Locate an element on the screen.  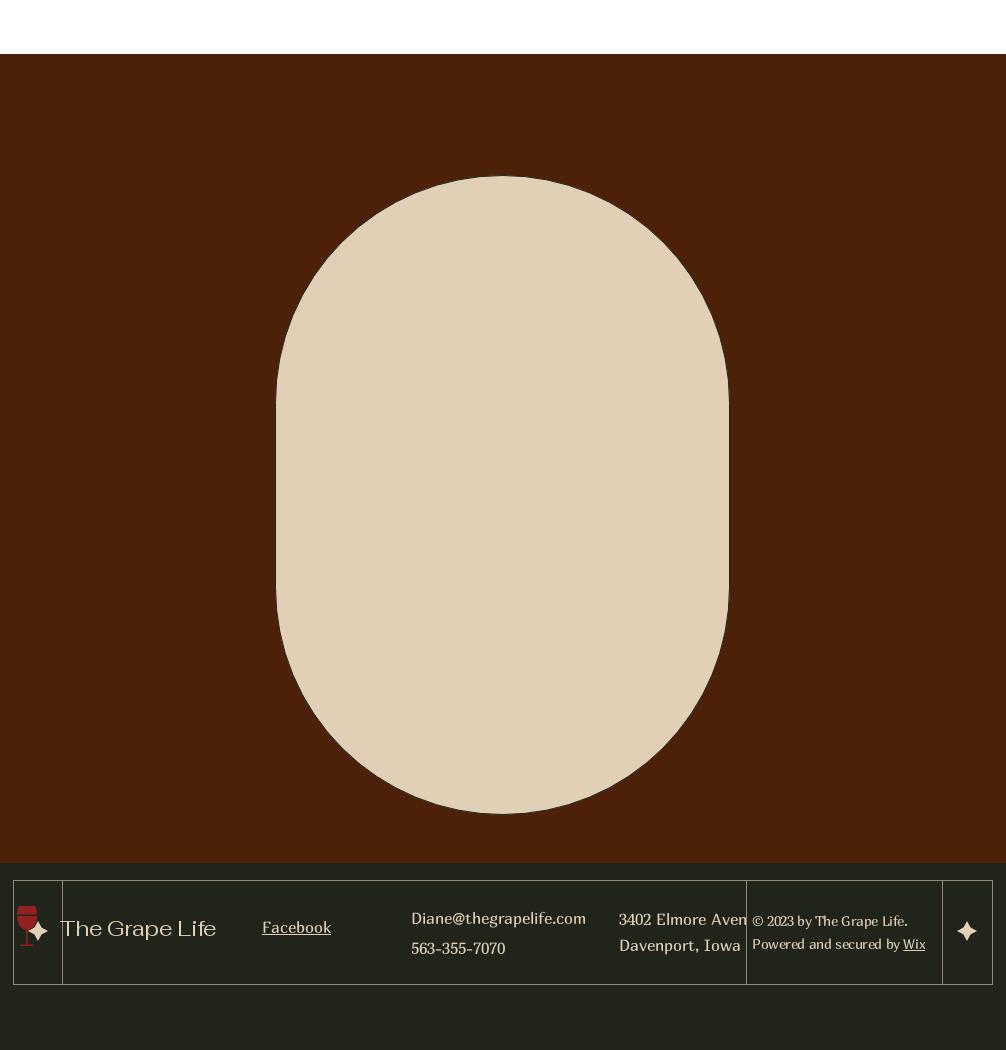
'3402 Elmore Avenue Davenport, Iowa 52807' is located at coordinates (702, 931).